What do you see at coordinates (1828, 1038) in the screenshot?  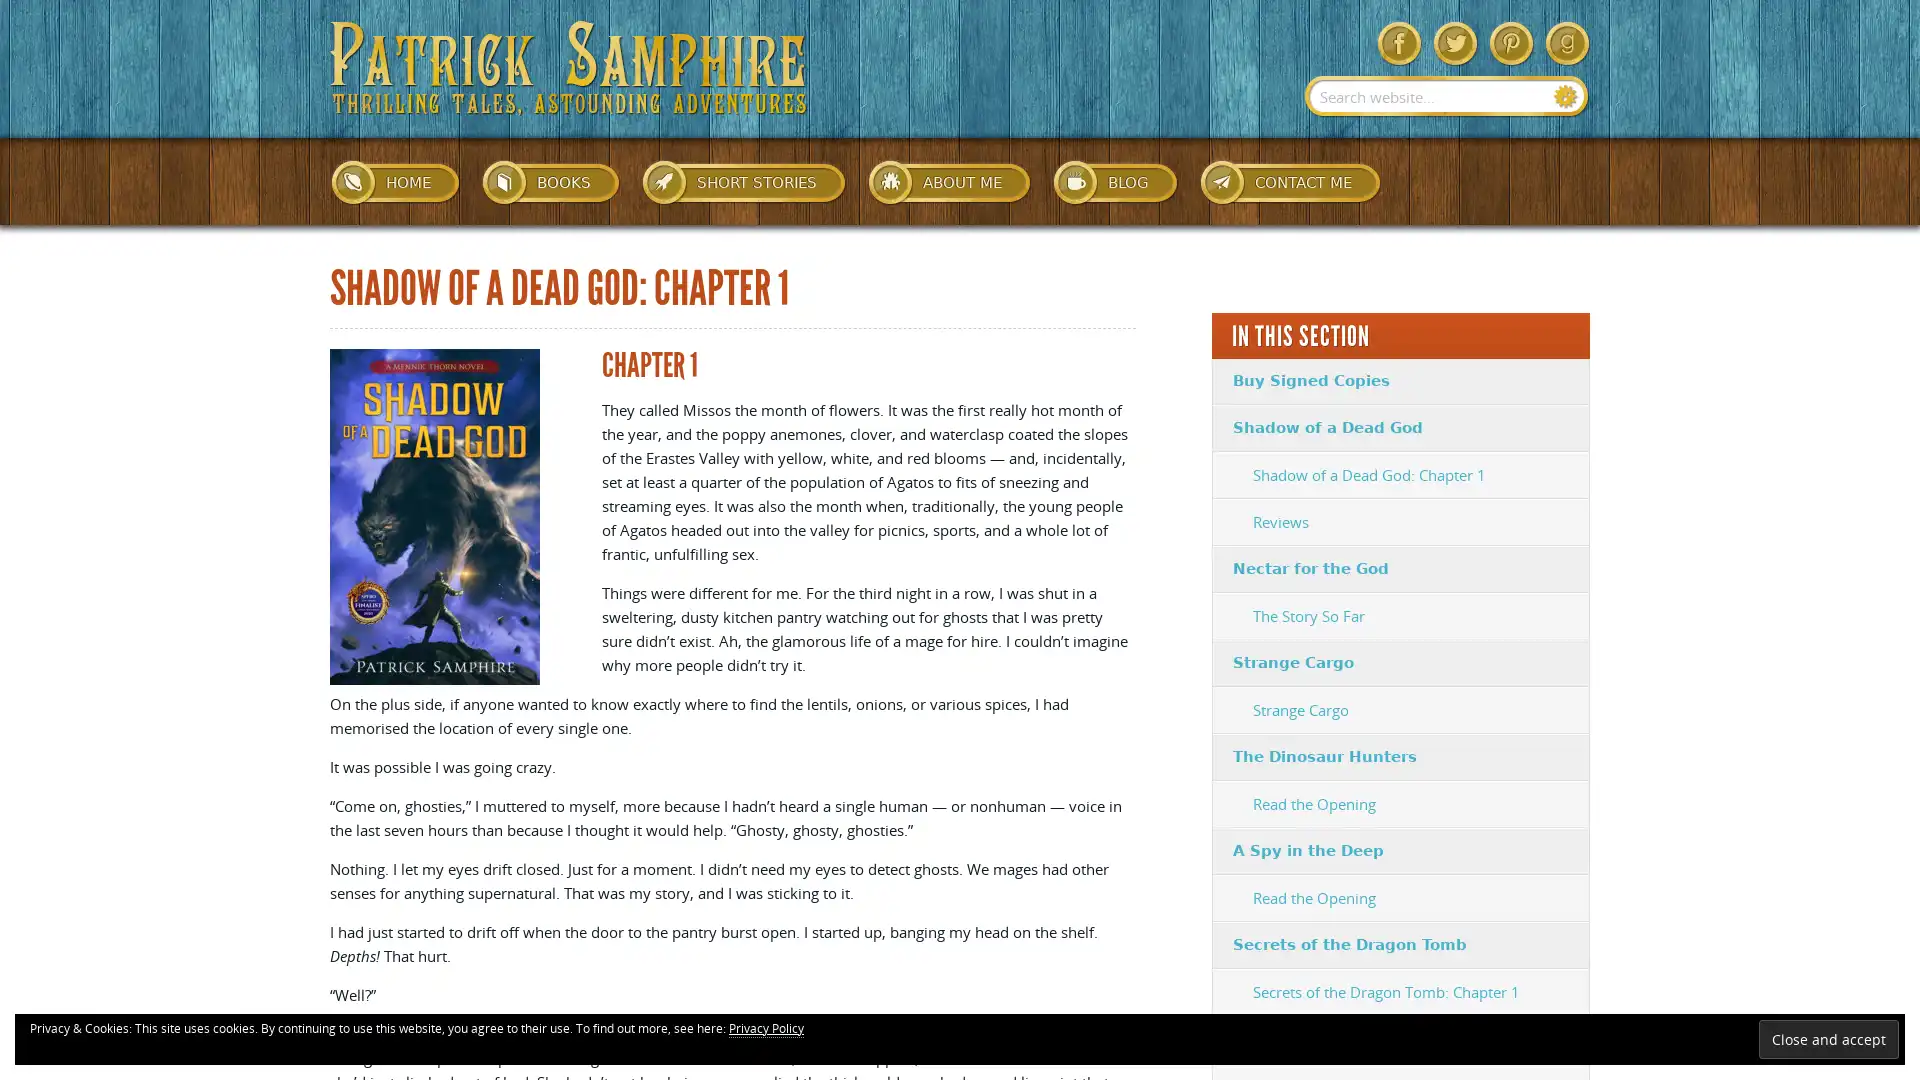 I see `Close and accept` at bounding box center [1828, 1038].